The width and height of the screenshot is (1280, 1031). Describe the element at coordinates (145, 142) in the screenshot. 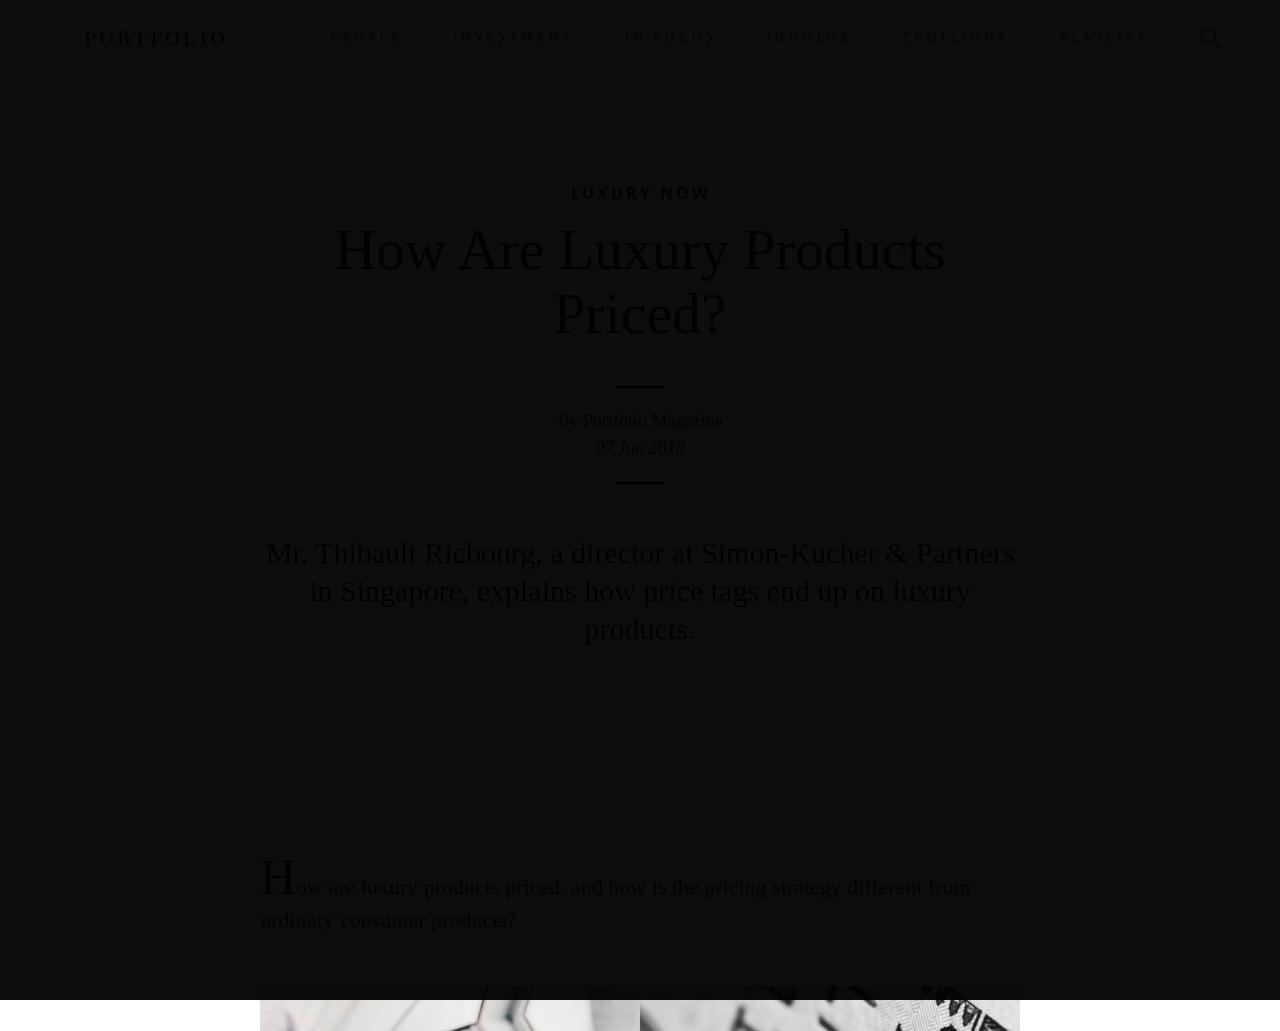

I see `'Back'` at that location.